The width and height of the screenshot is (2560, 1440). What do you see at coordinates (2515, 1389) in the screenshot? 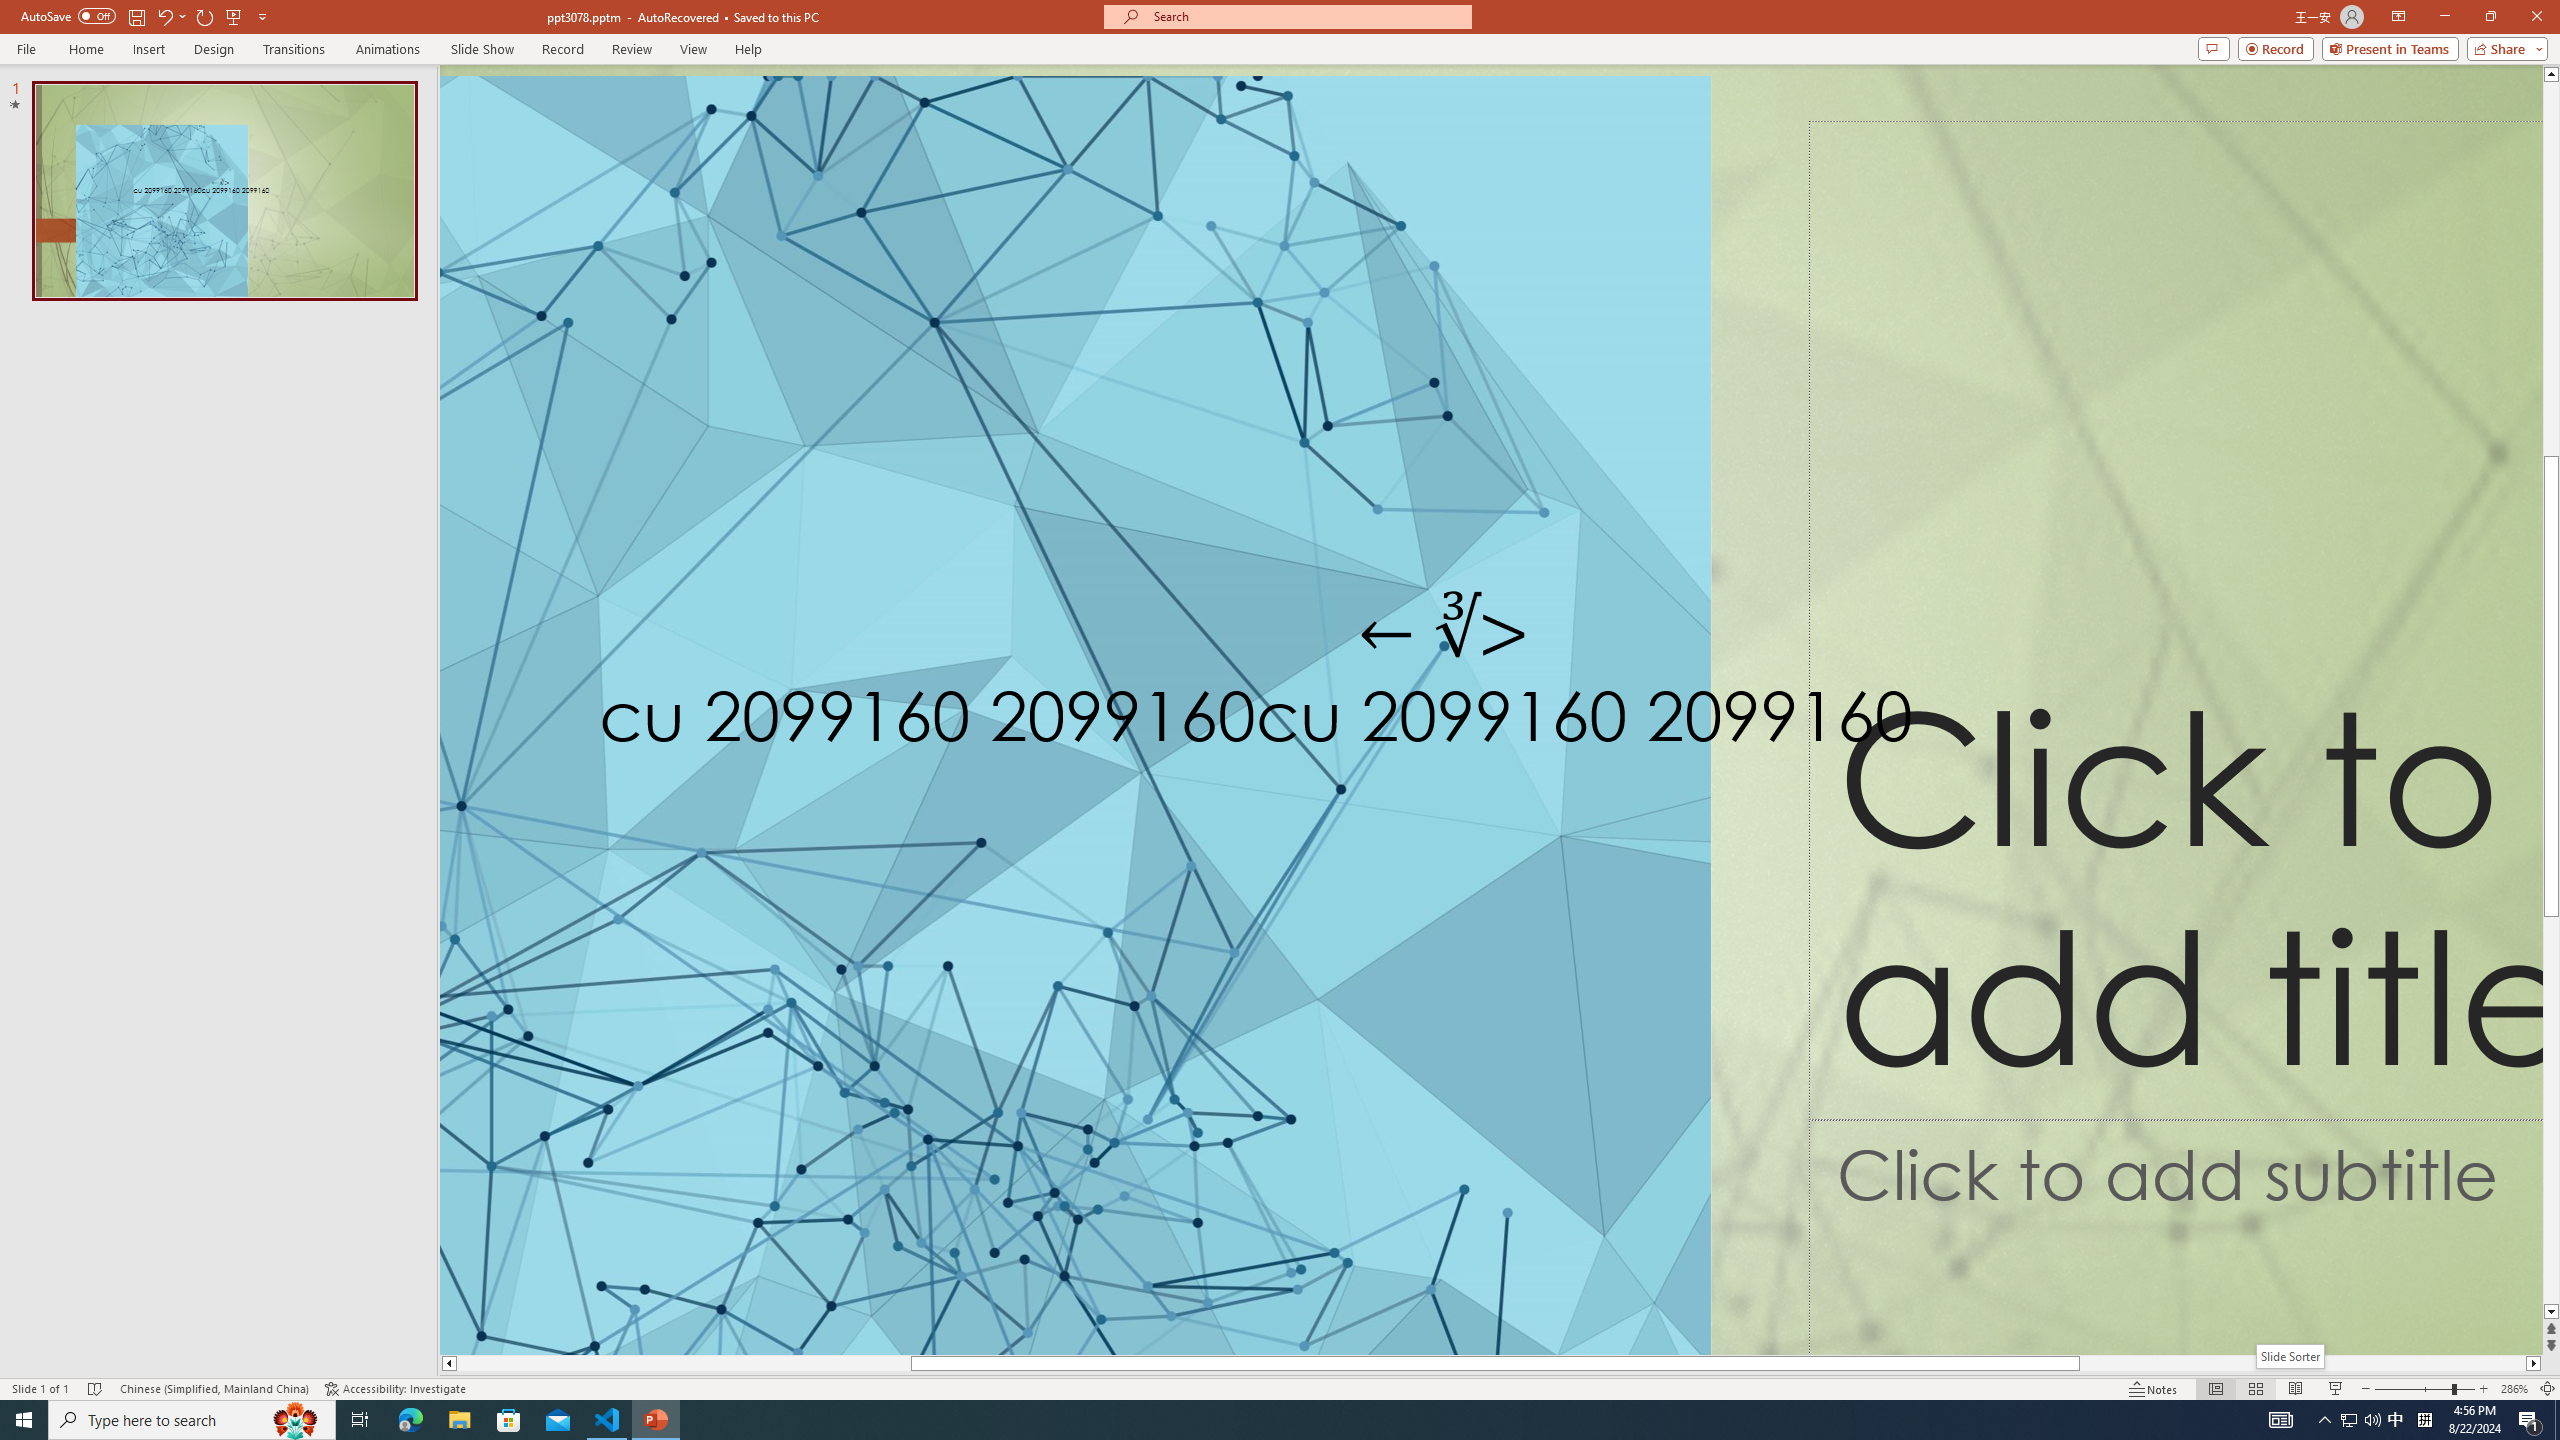
I see `'Zoom 286%'` at bounding box center [2515, 1389].